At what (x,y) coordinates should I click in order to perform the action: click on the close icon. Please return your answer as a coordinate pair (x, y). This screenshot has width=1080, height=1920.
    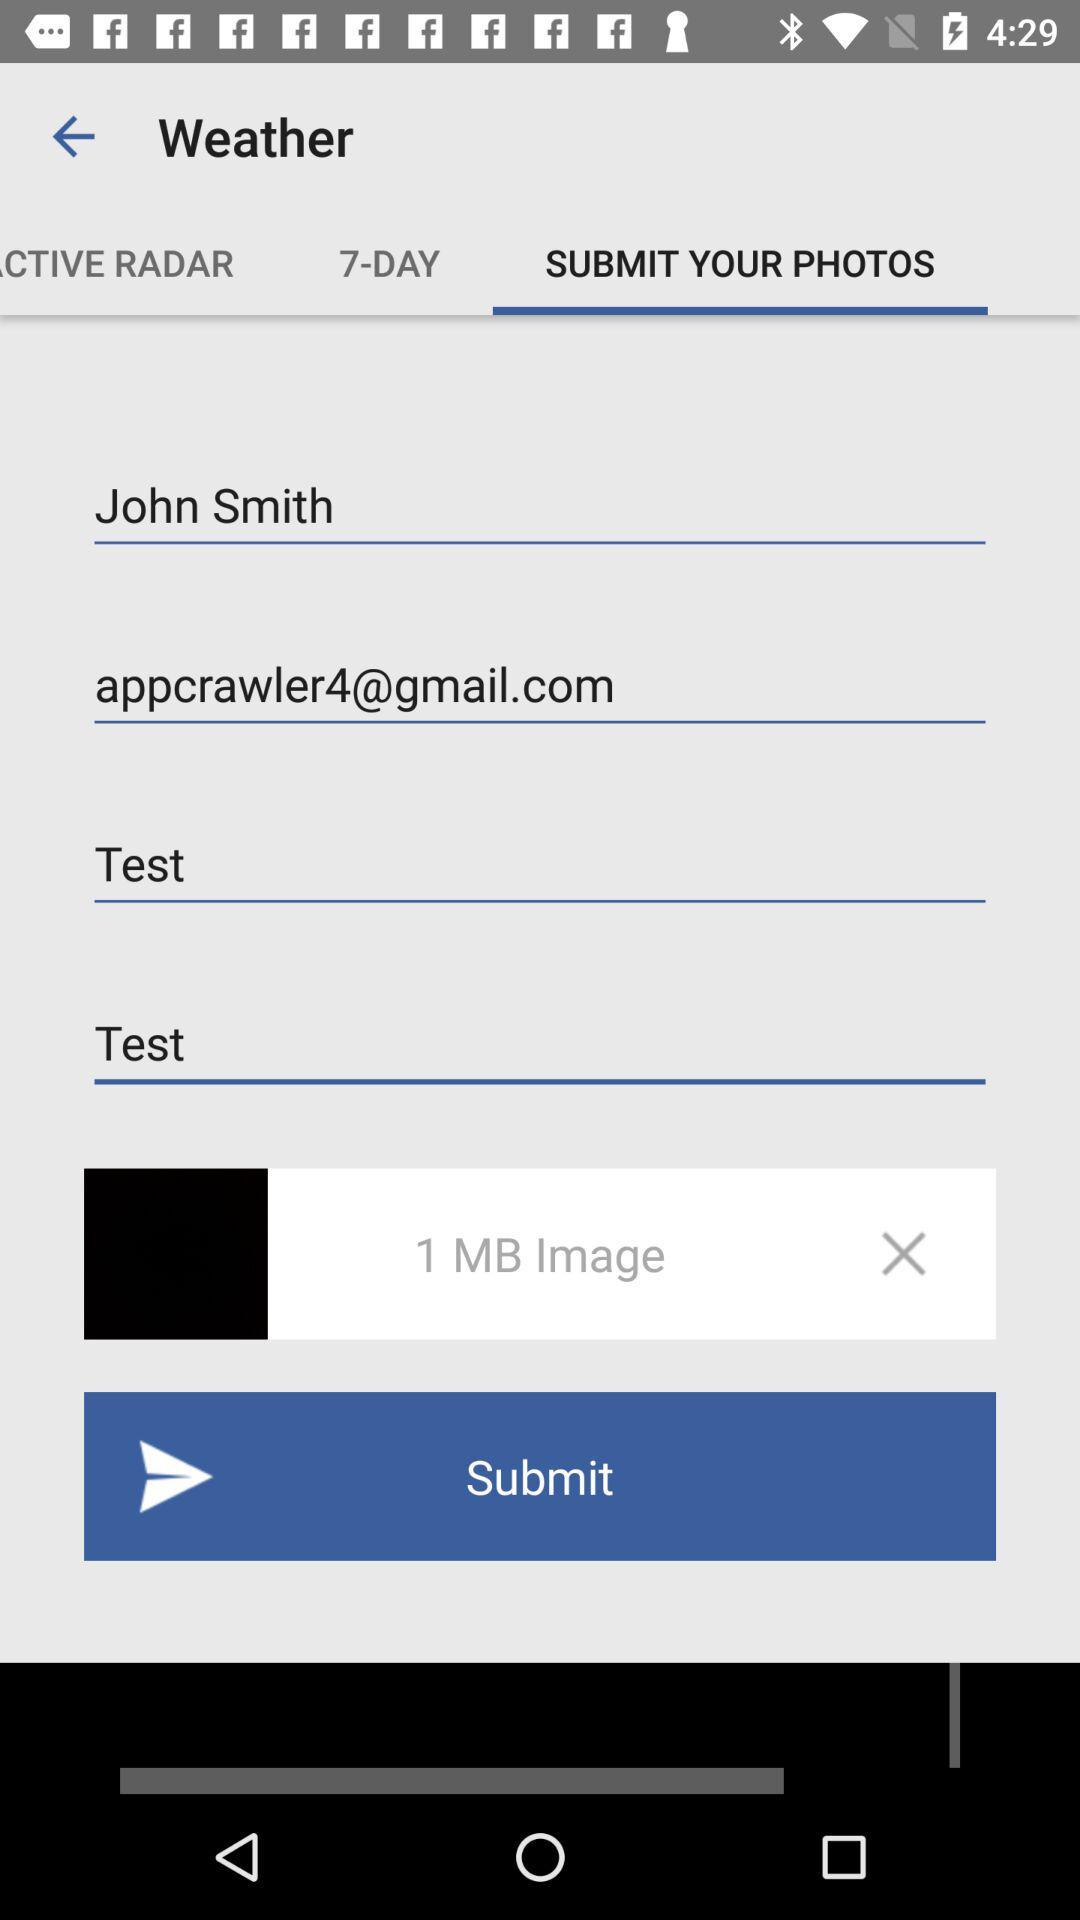
    Looking at the image, I should click on (904, 1252).